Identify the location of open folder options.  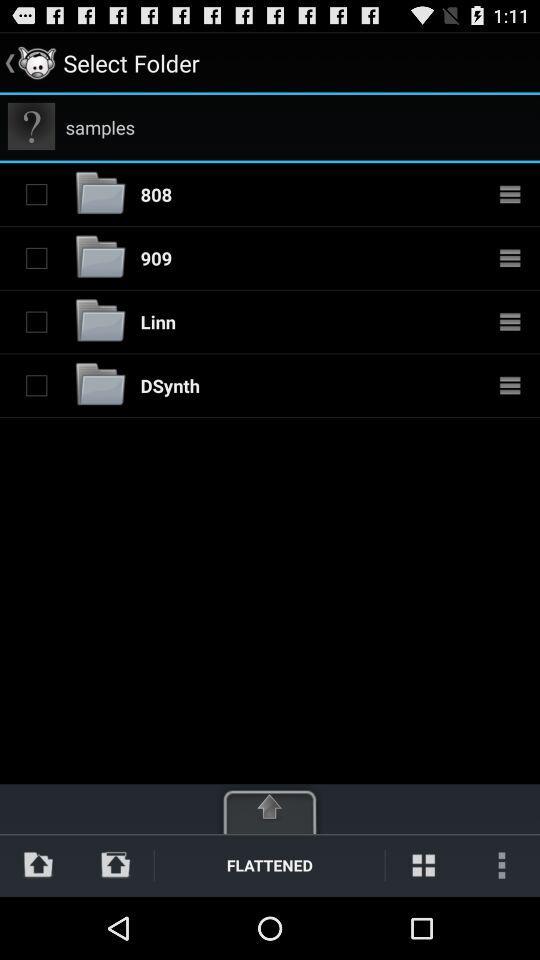
(510, 194).